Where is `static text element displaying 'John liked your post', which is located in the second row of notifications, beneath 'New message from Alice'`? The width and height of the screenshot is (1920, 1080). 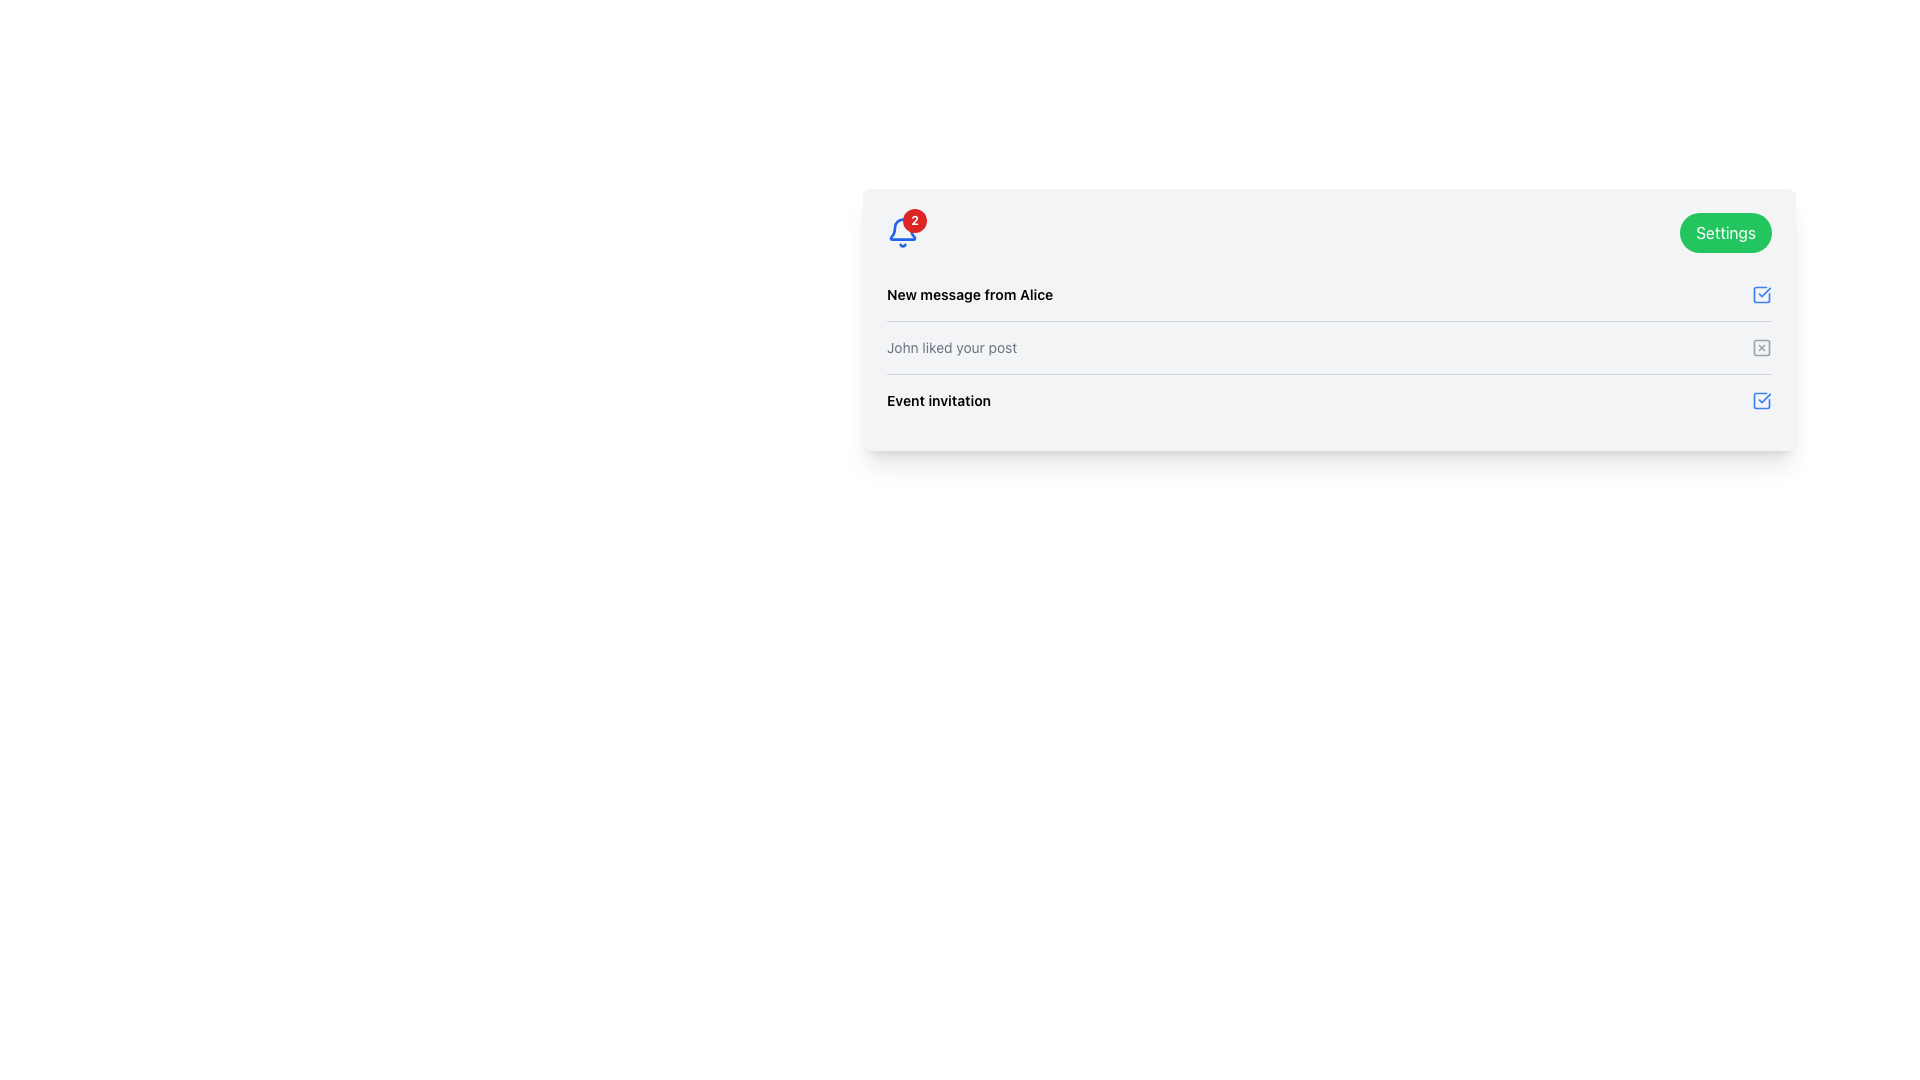
static text element displaying 'John liked your post', which is located in the second row of notifications, beneath 'New message from Alice' is located at coordinates (951, 346).